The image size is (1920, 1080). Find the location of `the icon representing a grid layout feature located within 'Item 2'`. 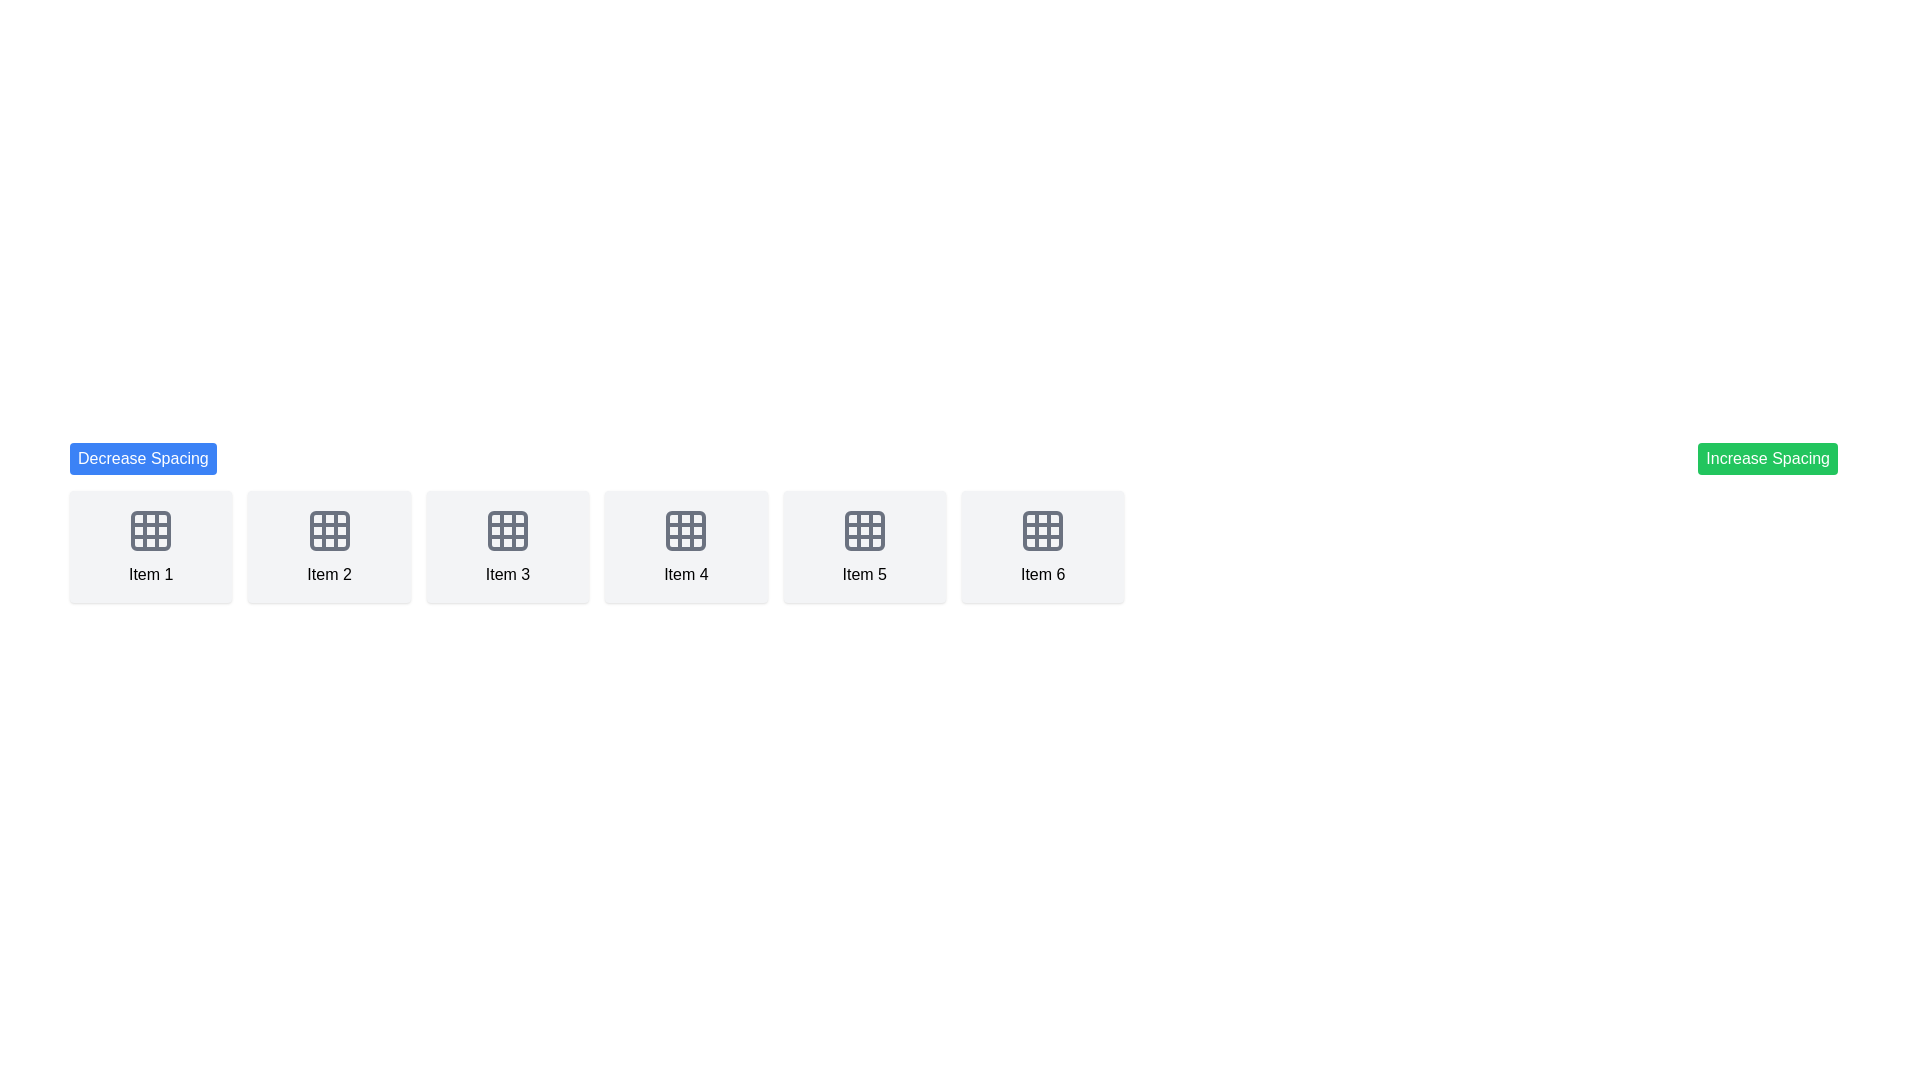

the icon representing a grid layout feature located within 'Item 2' is located at coordinates (329, 530).